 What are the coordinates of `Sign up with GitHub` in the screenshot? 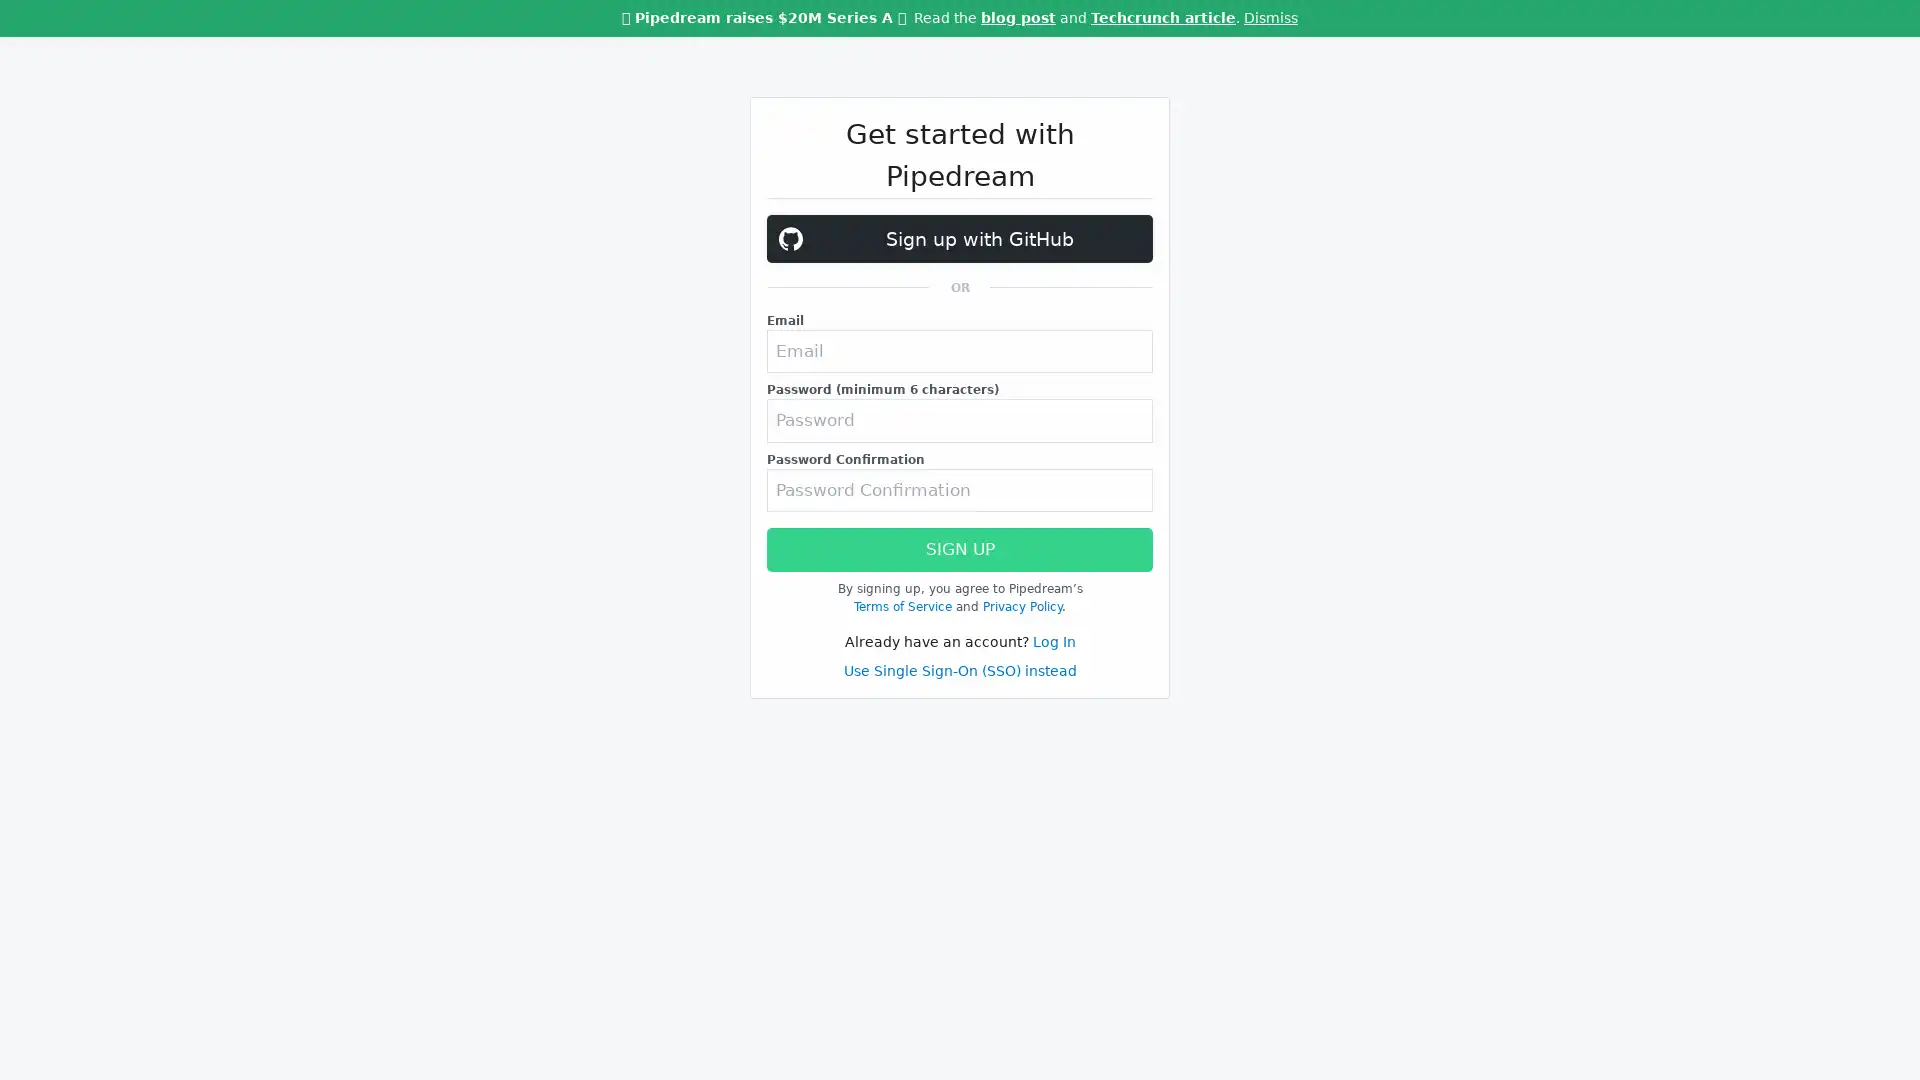 It's located at (960, 303).